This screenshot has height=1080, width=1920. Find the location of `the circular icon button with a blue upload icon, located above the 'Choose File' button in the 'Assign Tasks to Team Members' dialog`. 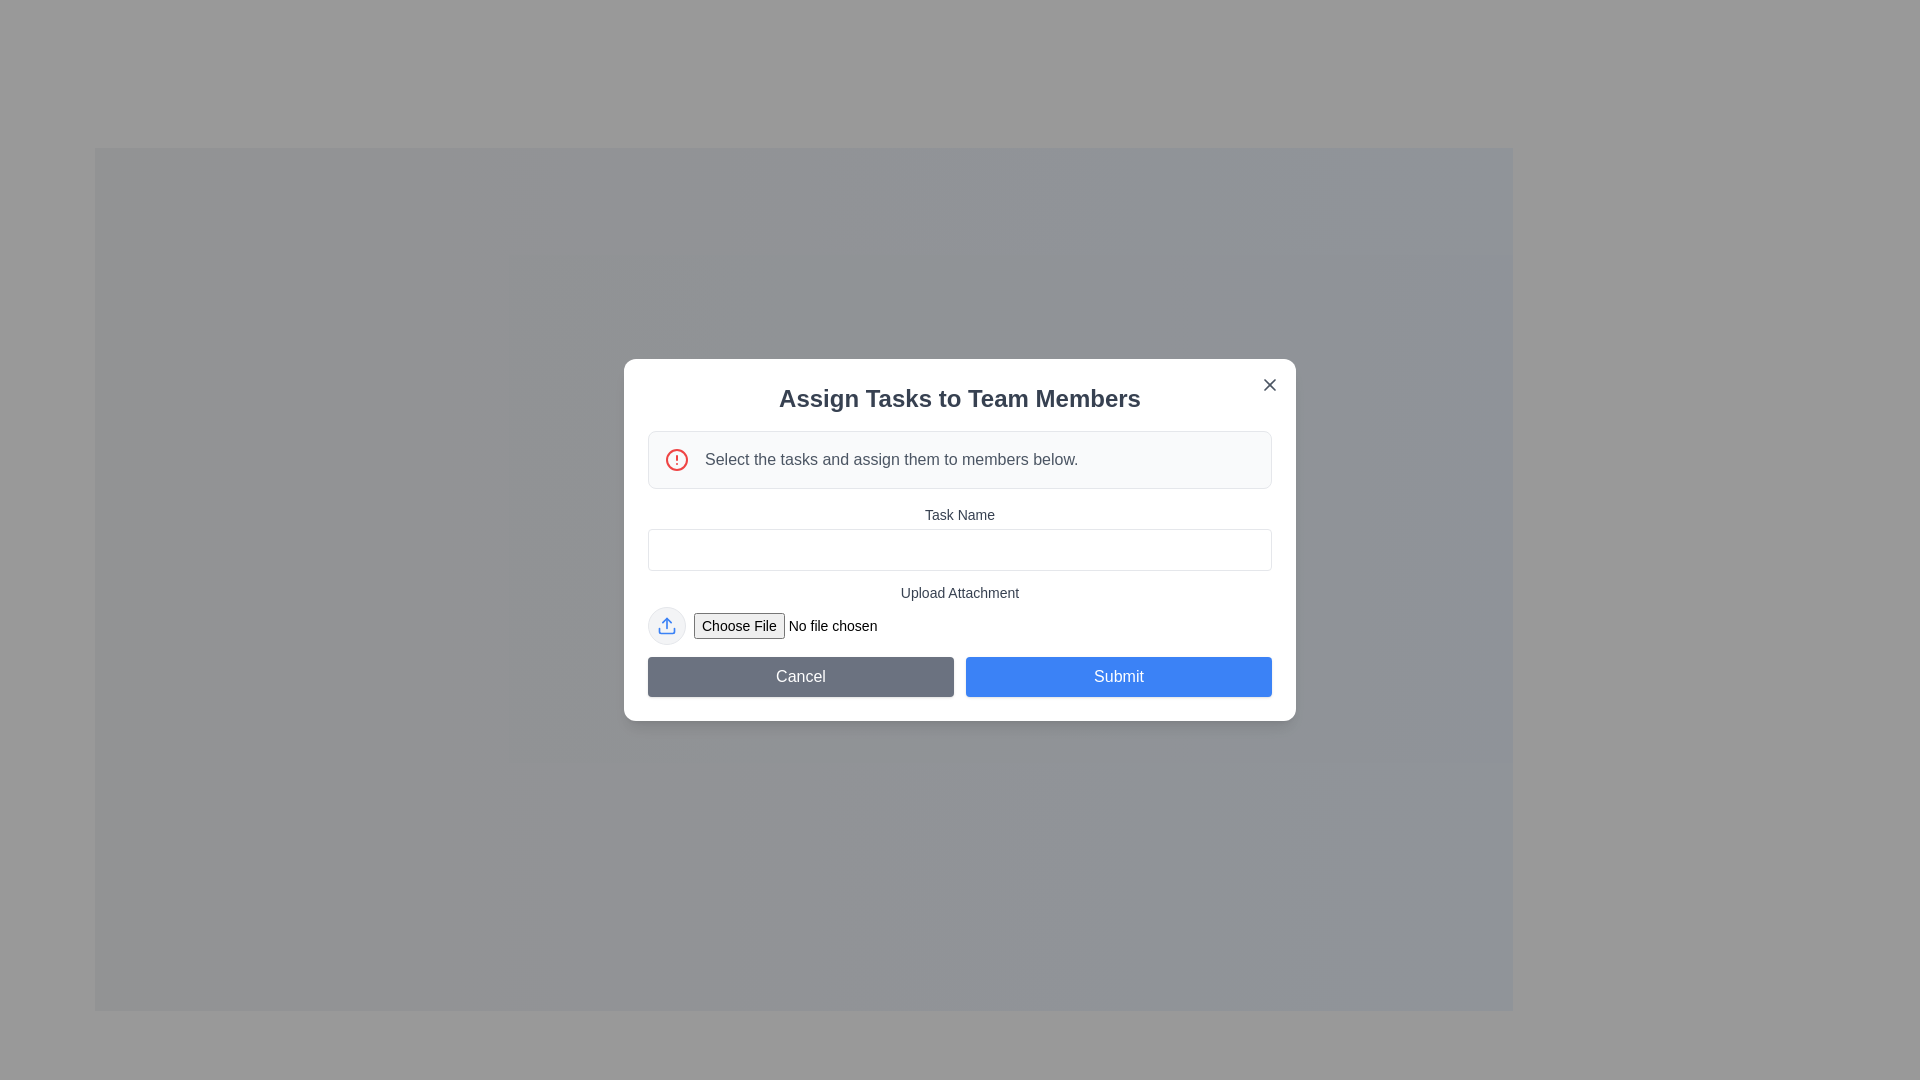

the circular icon button with a blue upload icon, located above the 'Choose File' button in the 'Assign Tasks to Team Members' dialog is located at coordinates (667, 624).